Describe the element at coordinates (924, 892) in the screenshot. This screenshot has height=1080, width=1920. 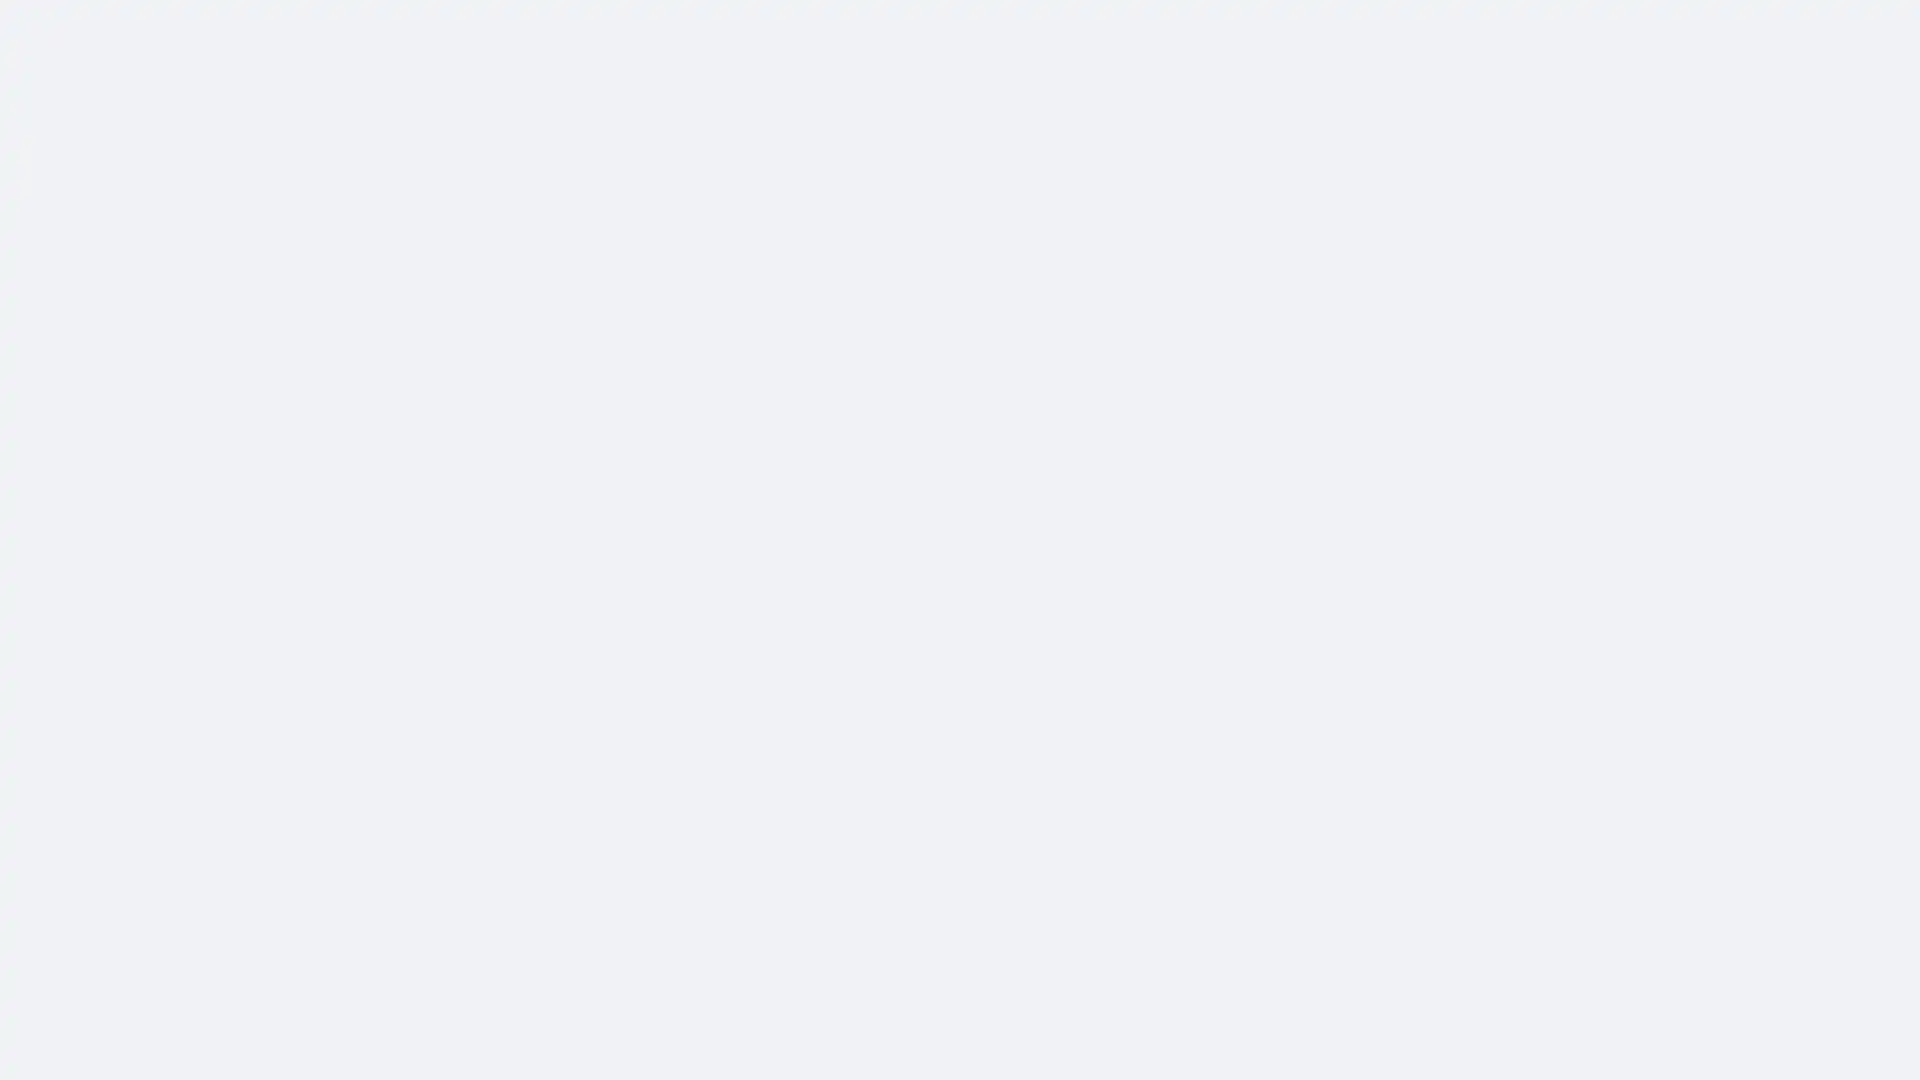
I see `Leuk: 6 personen` at that location.